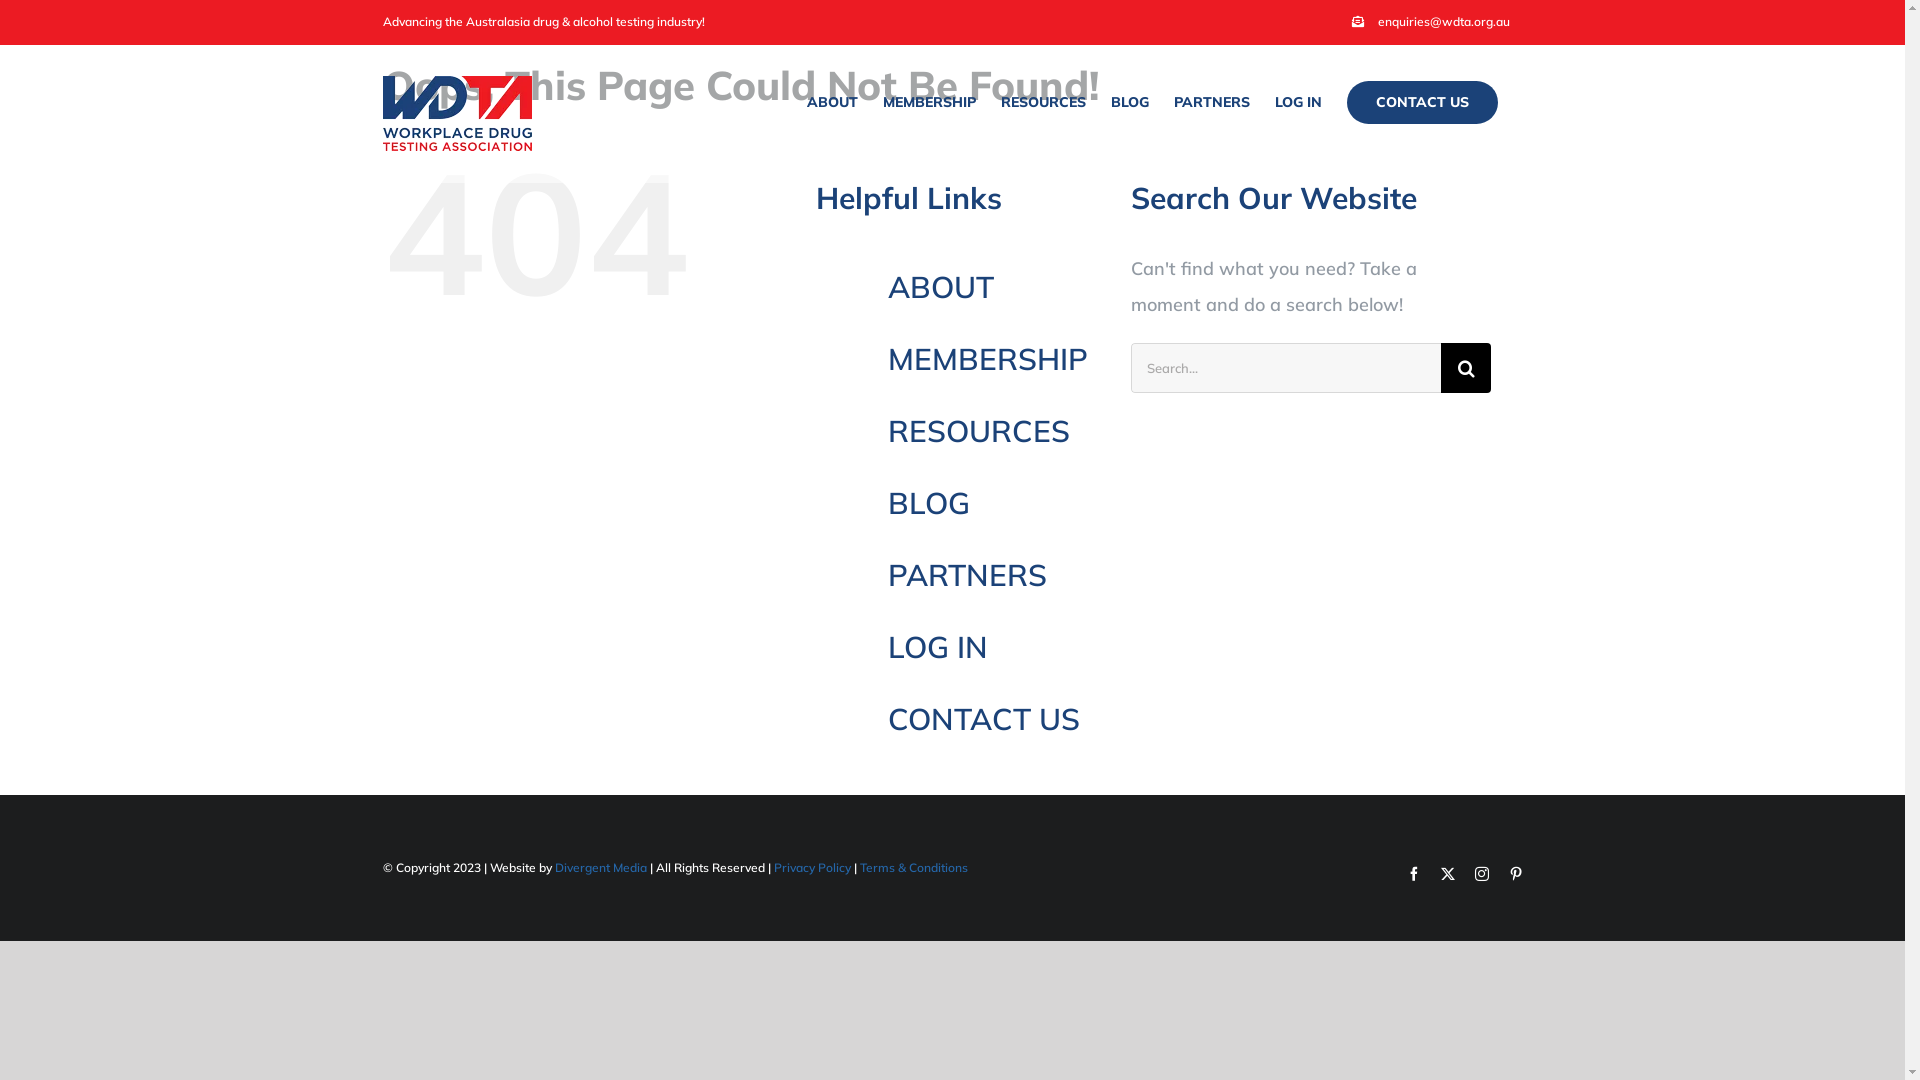  What do you see at coordinates (887, 286) in the screenshot?
I see `'ABOUT'` at bounding box center [887, 286].